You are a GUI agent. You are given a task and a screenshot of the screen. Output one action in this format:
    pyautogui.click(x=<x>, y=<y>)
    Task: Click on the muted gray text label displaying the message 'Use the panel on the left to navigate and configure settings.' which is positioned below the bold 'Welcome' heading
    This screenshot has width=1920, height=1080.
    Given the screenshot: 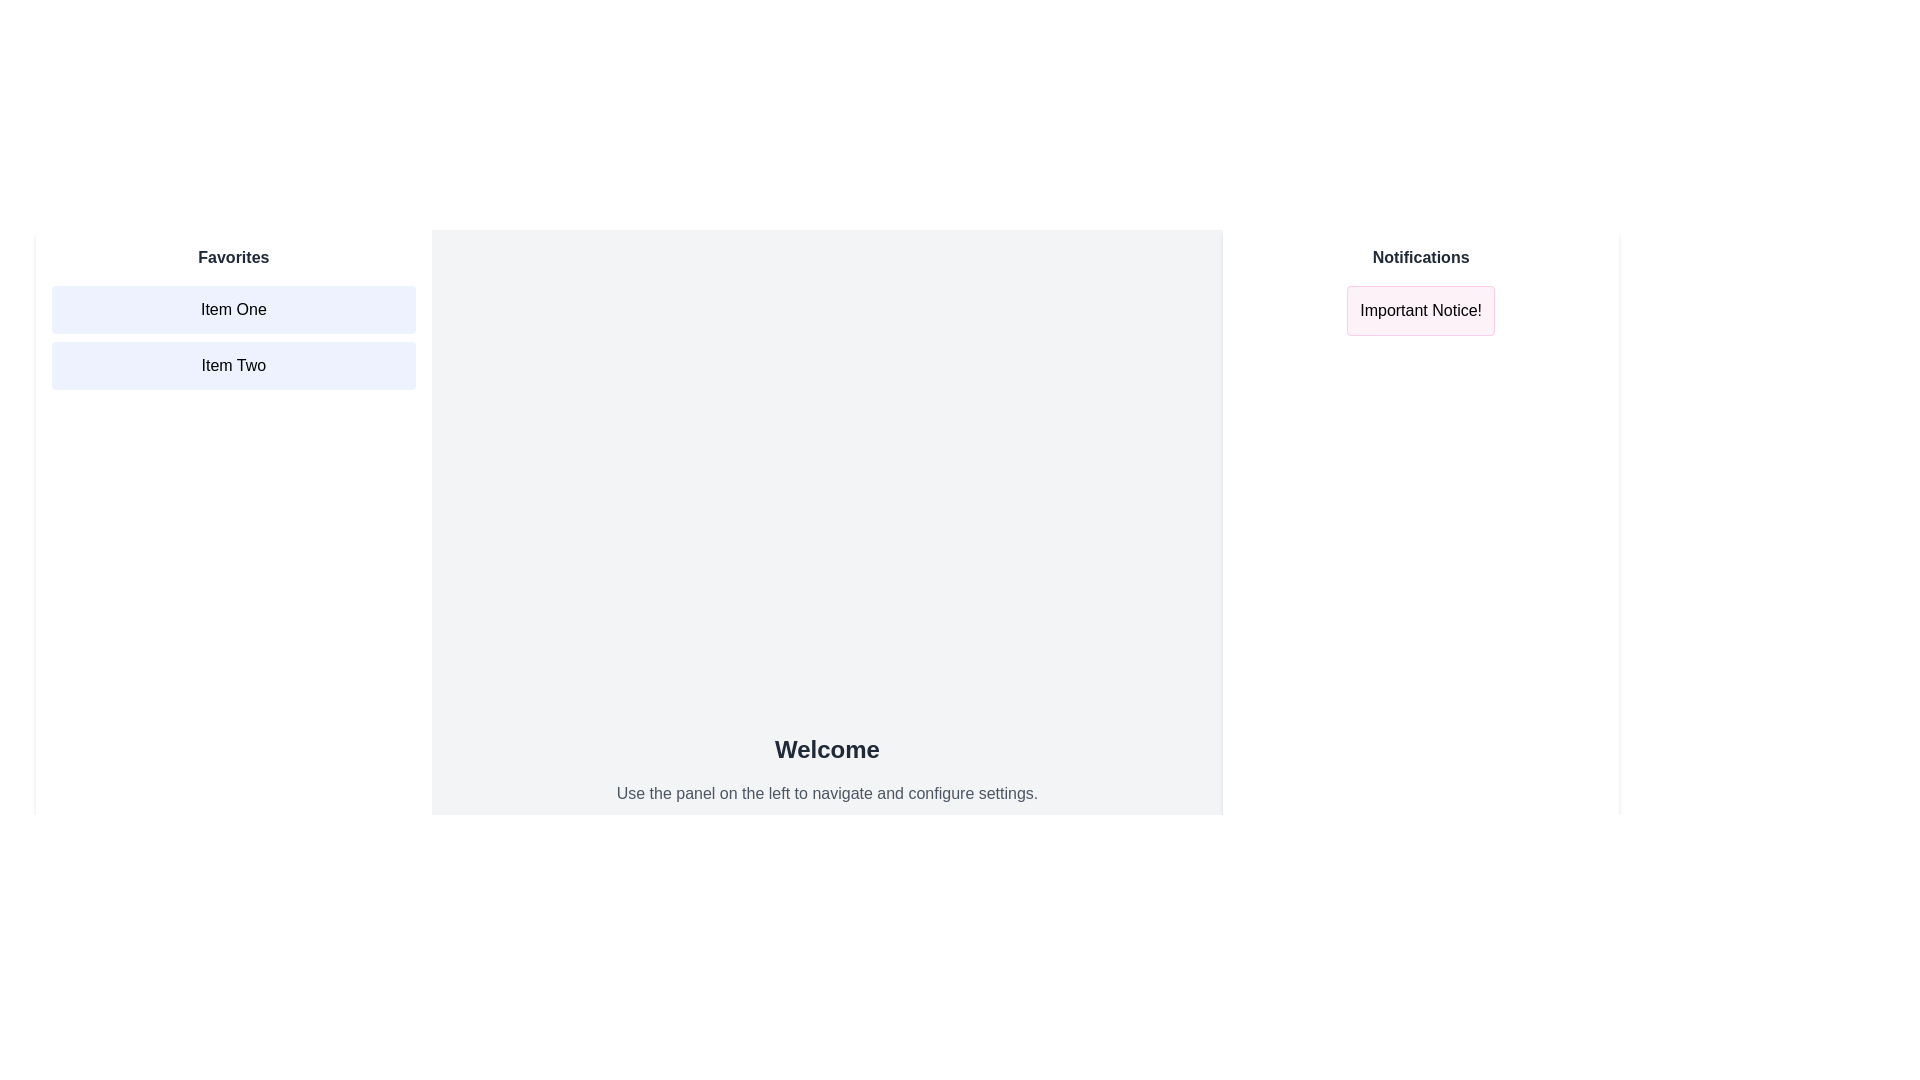 What is the action you would take?
    pyautogui.click(x=827, y=793)
    